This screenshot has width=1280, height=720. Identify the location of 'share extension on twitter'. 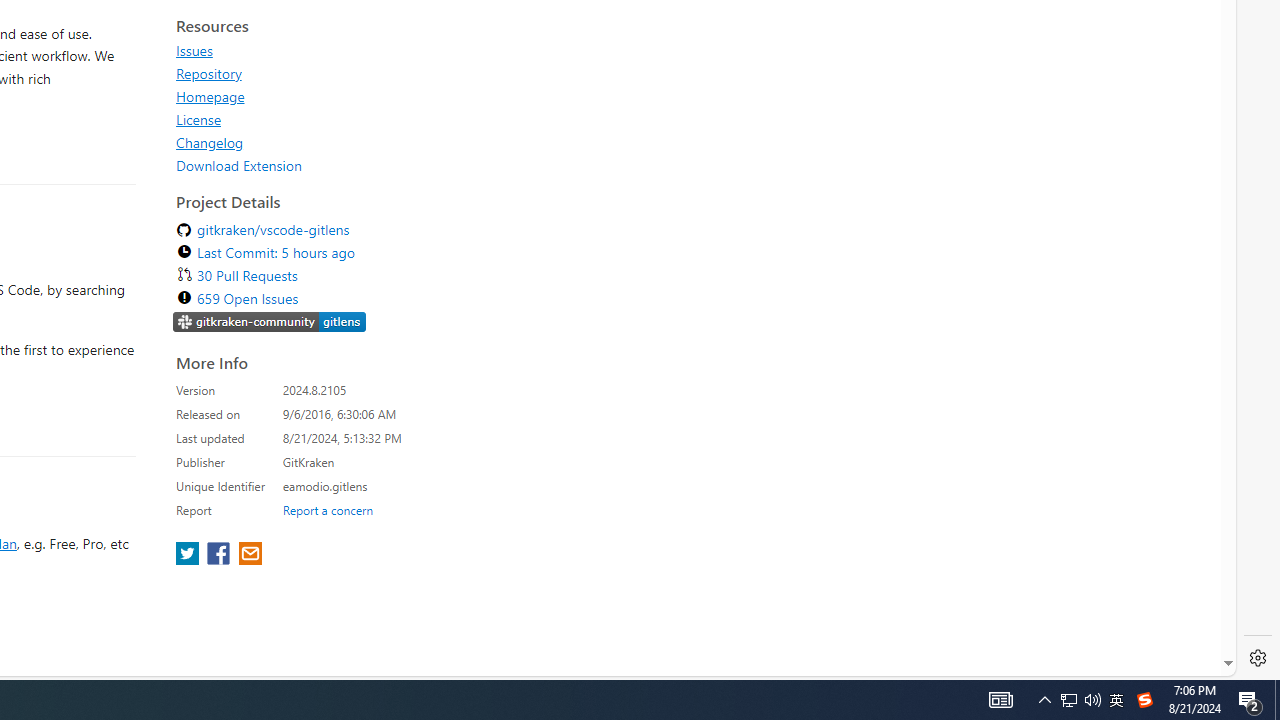
(190, 555).